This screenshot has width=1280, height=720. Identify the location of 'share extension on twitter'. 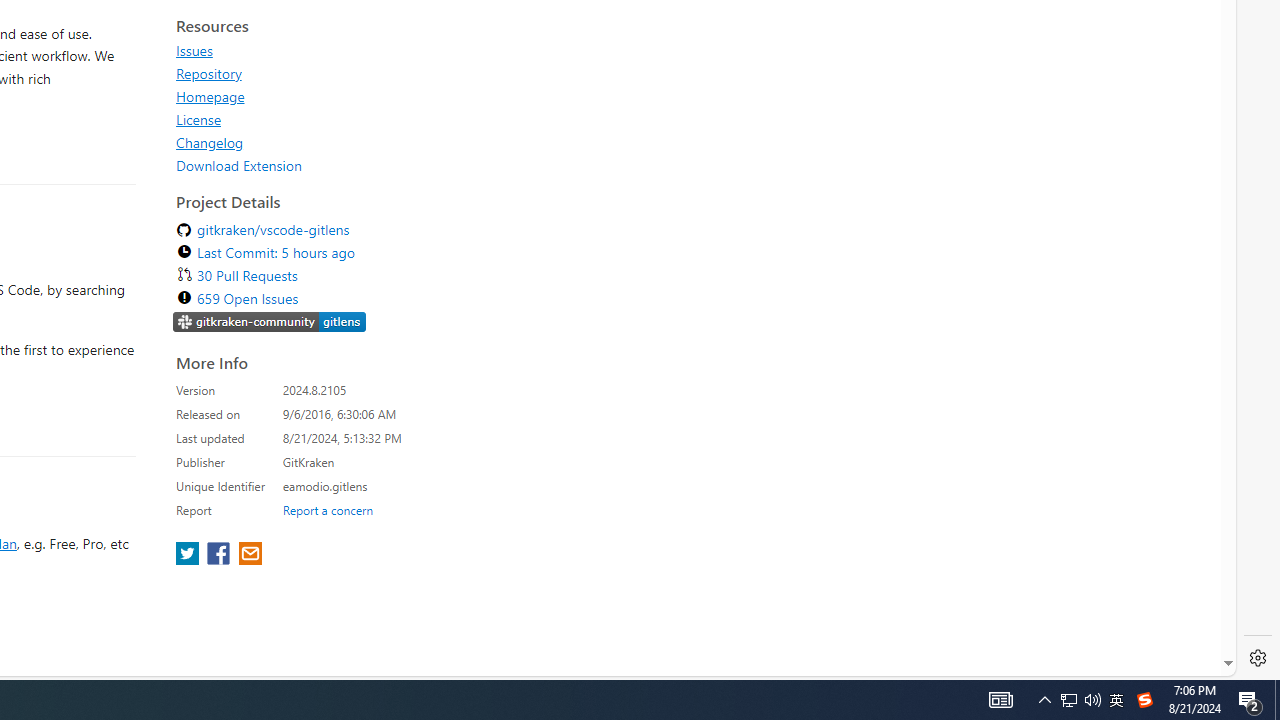
(190, 555).